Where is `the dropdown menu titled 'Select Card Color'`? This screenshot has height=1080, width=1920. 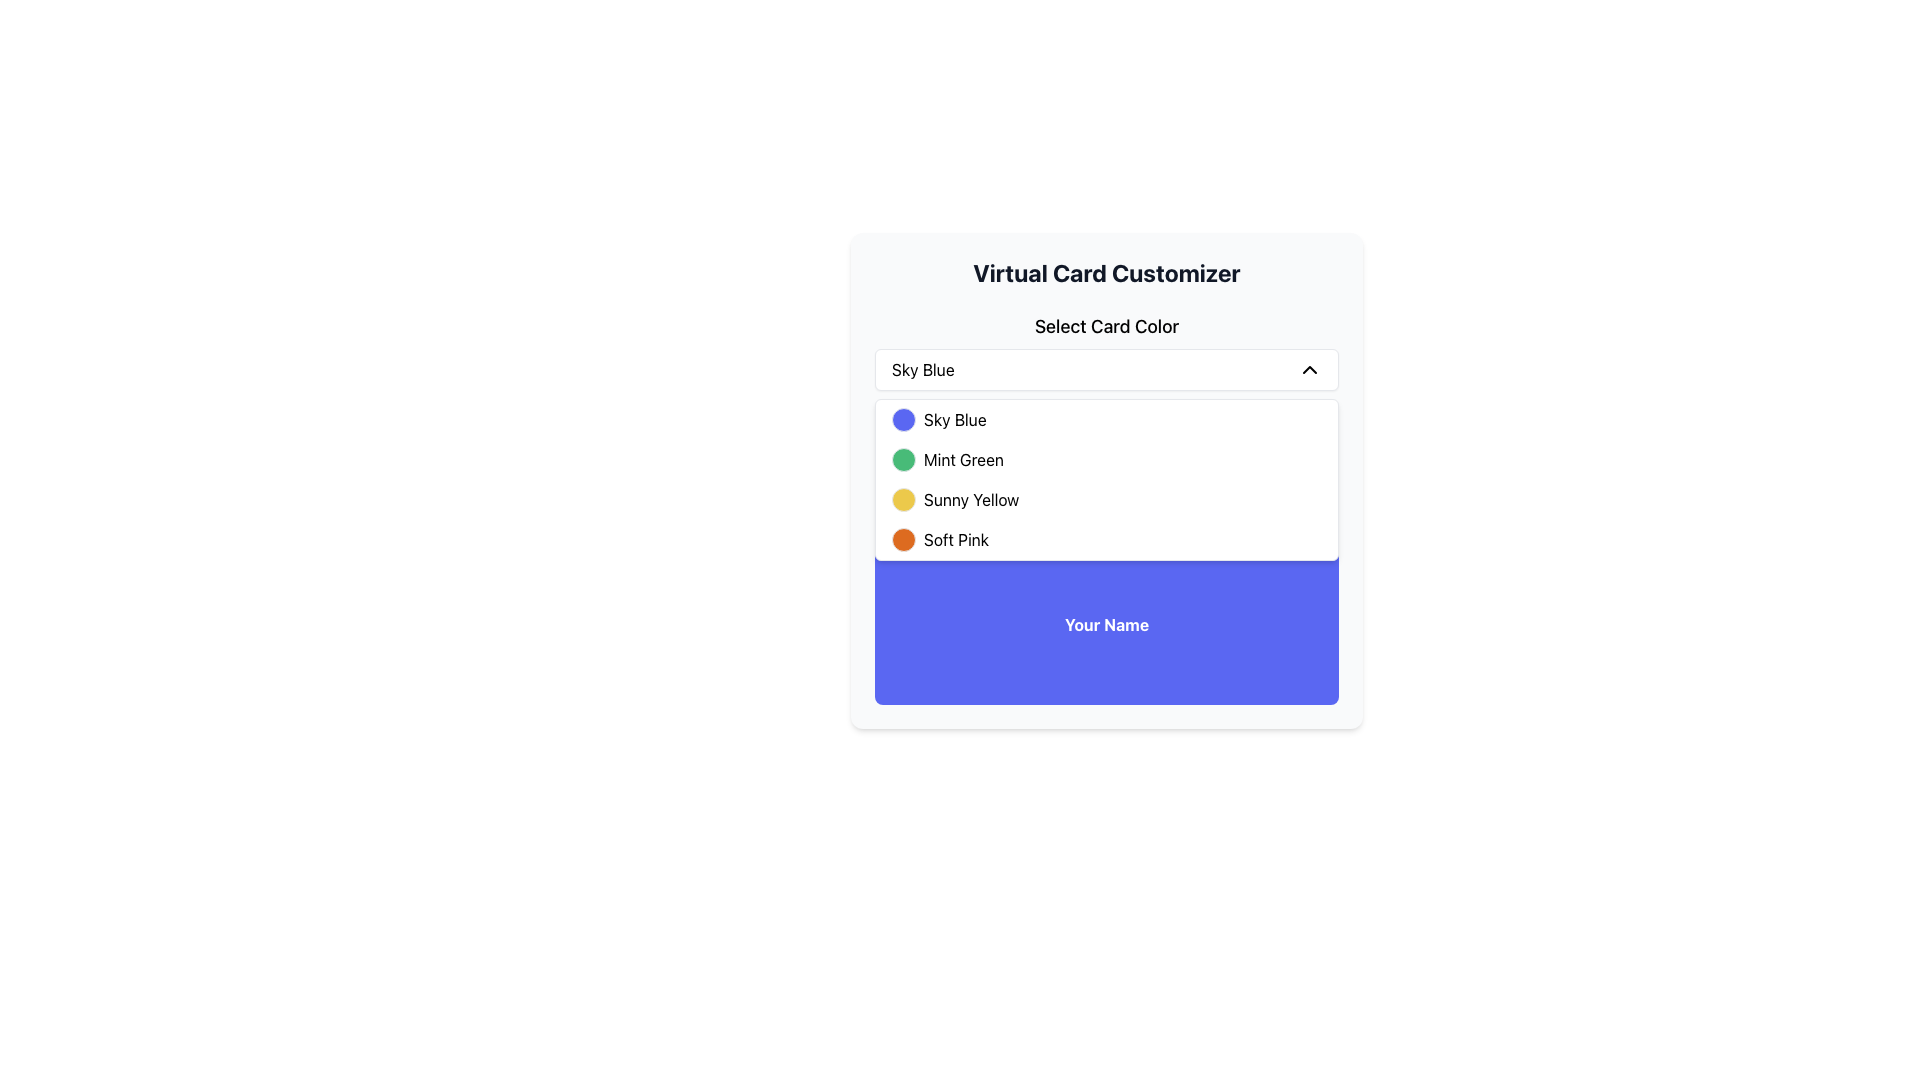 the dropdown menu titled 'Select Card Color' is located at coordinates (1106, 398).